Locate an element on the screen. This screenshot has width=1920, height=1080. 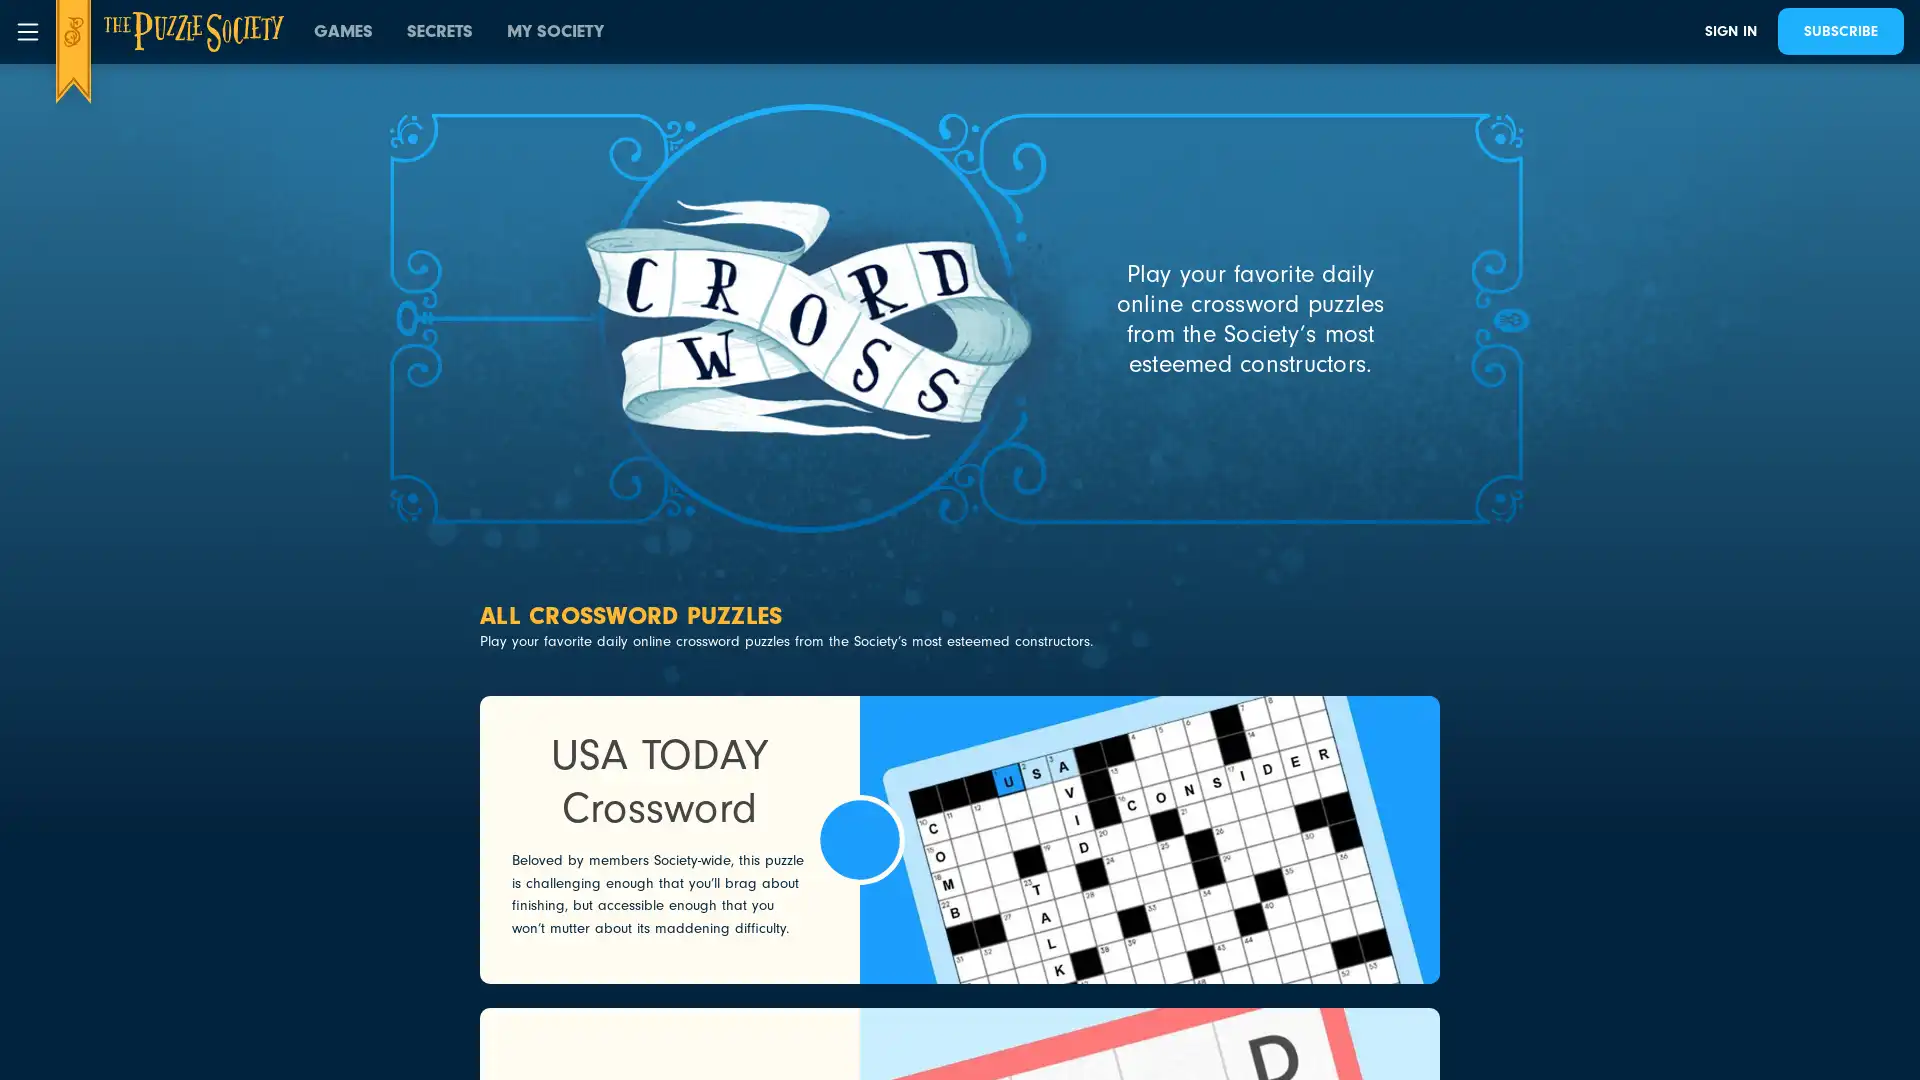
SIGN IN is located at coordinates (1730, 31).